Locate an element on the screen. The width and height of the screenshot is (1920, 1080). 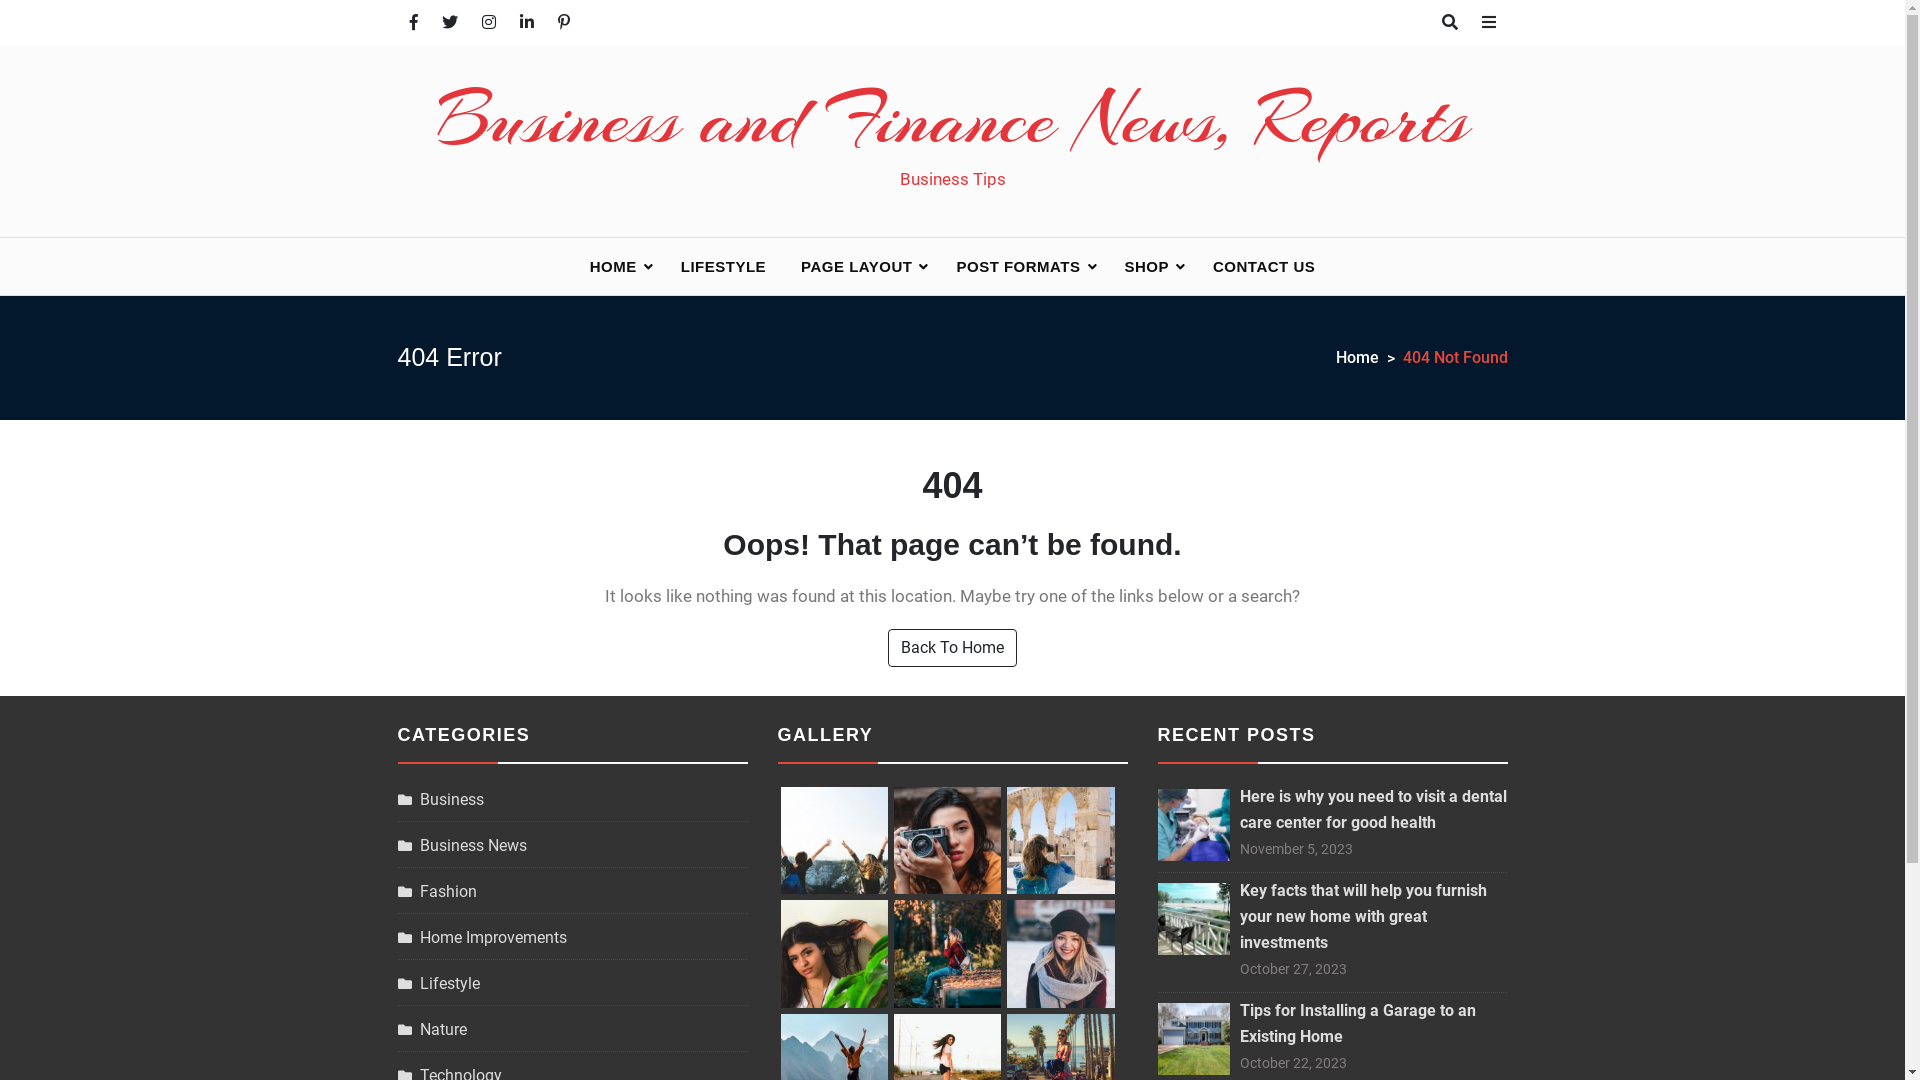
'PAGE LAYOUT' is located at coordinates (860, 265).